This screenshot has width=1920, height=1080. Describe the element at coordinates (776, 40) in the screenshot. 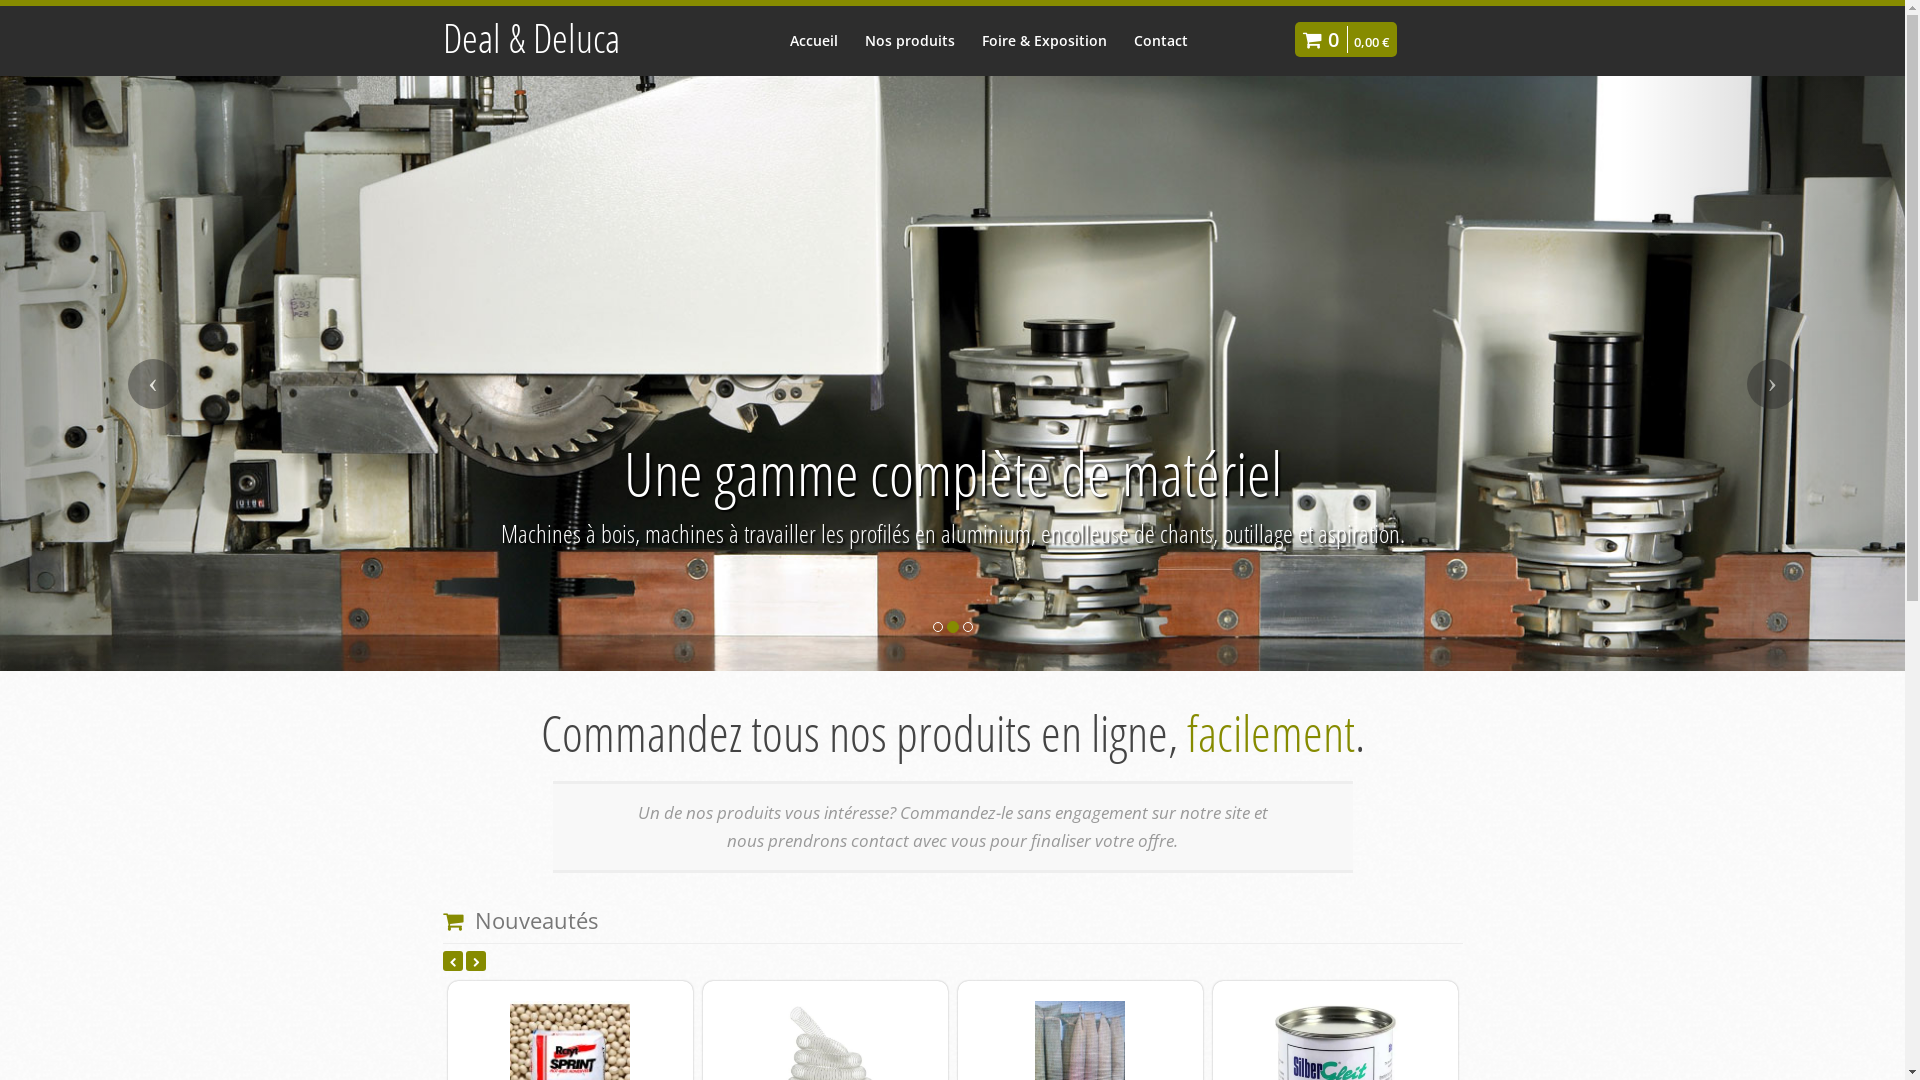

I see `'Accueil'` at that location.